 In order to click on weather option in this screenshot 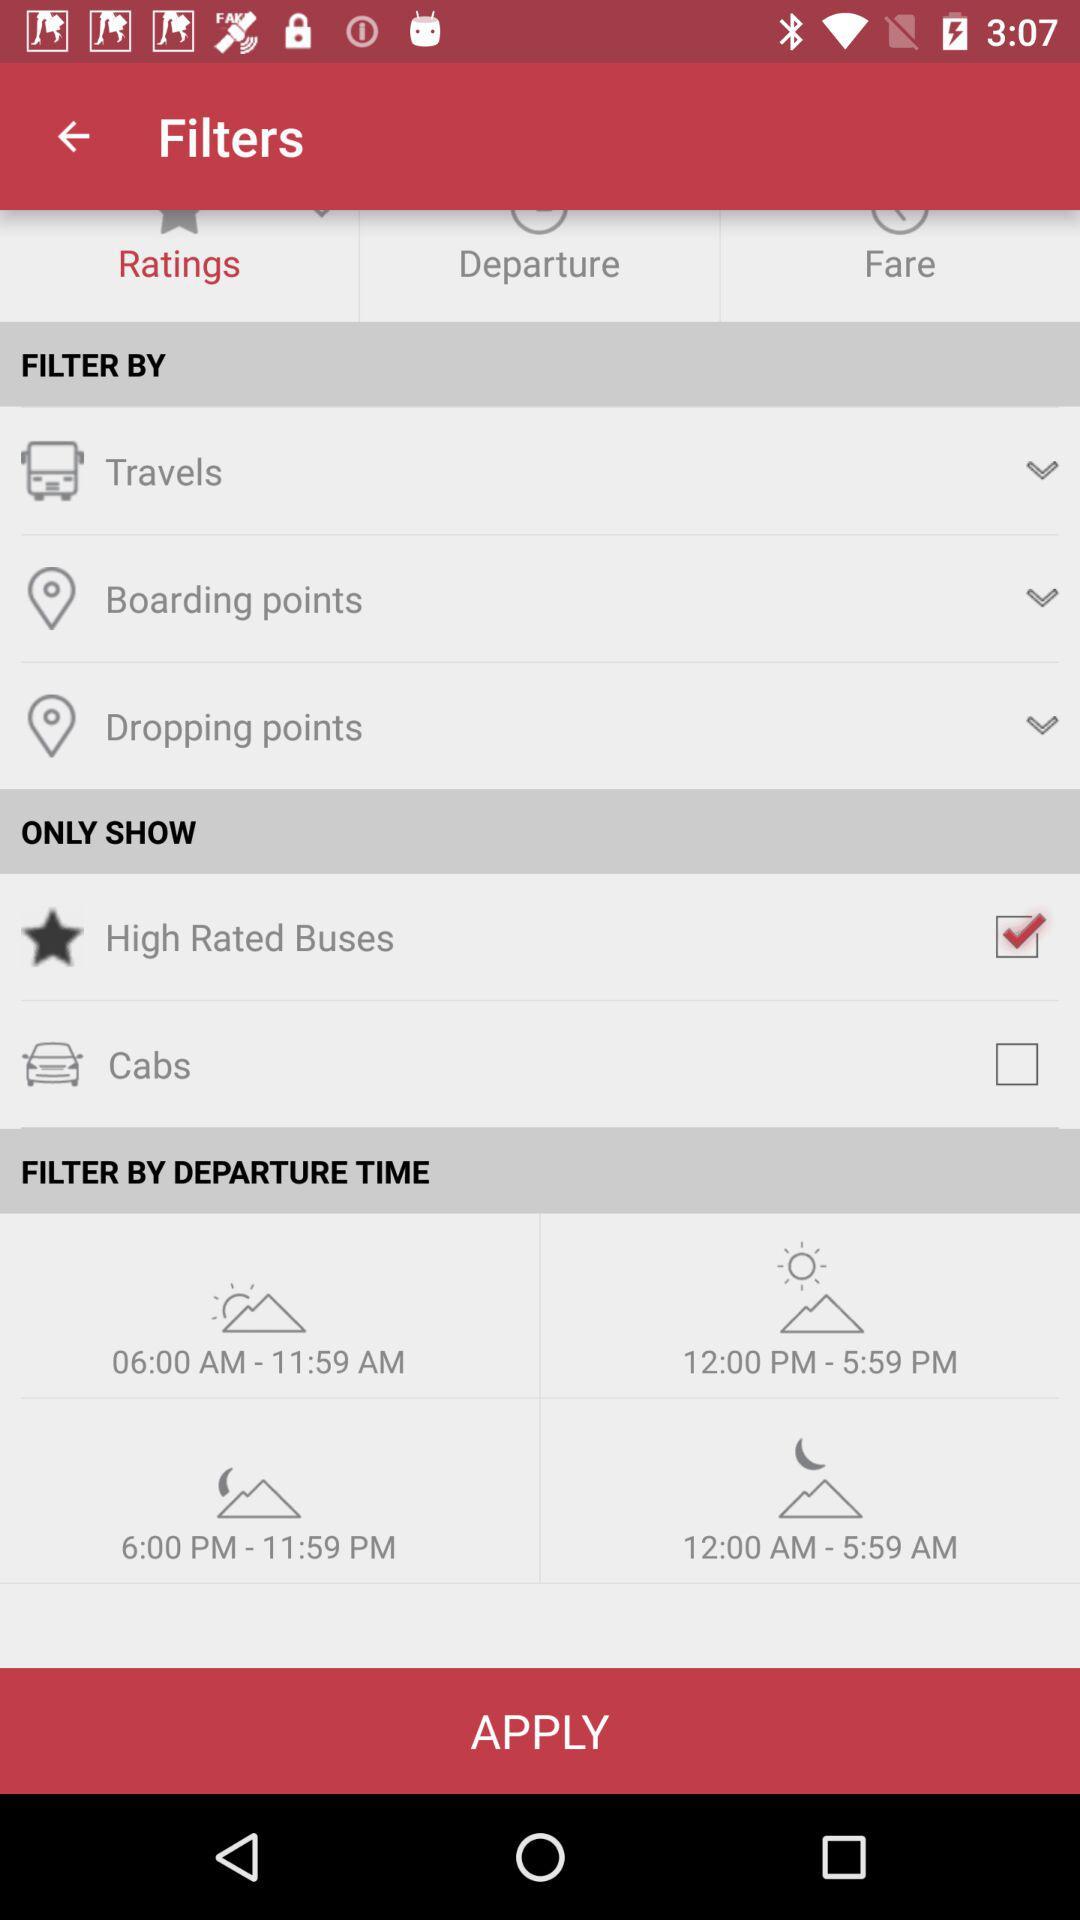, I will do `click(820, 1472)`.